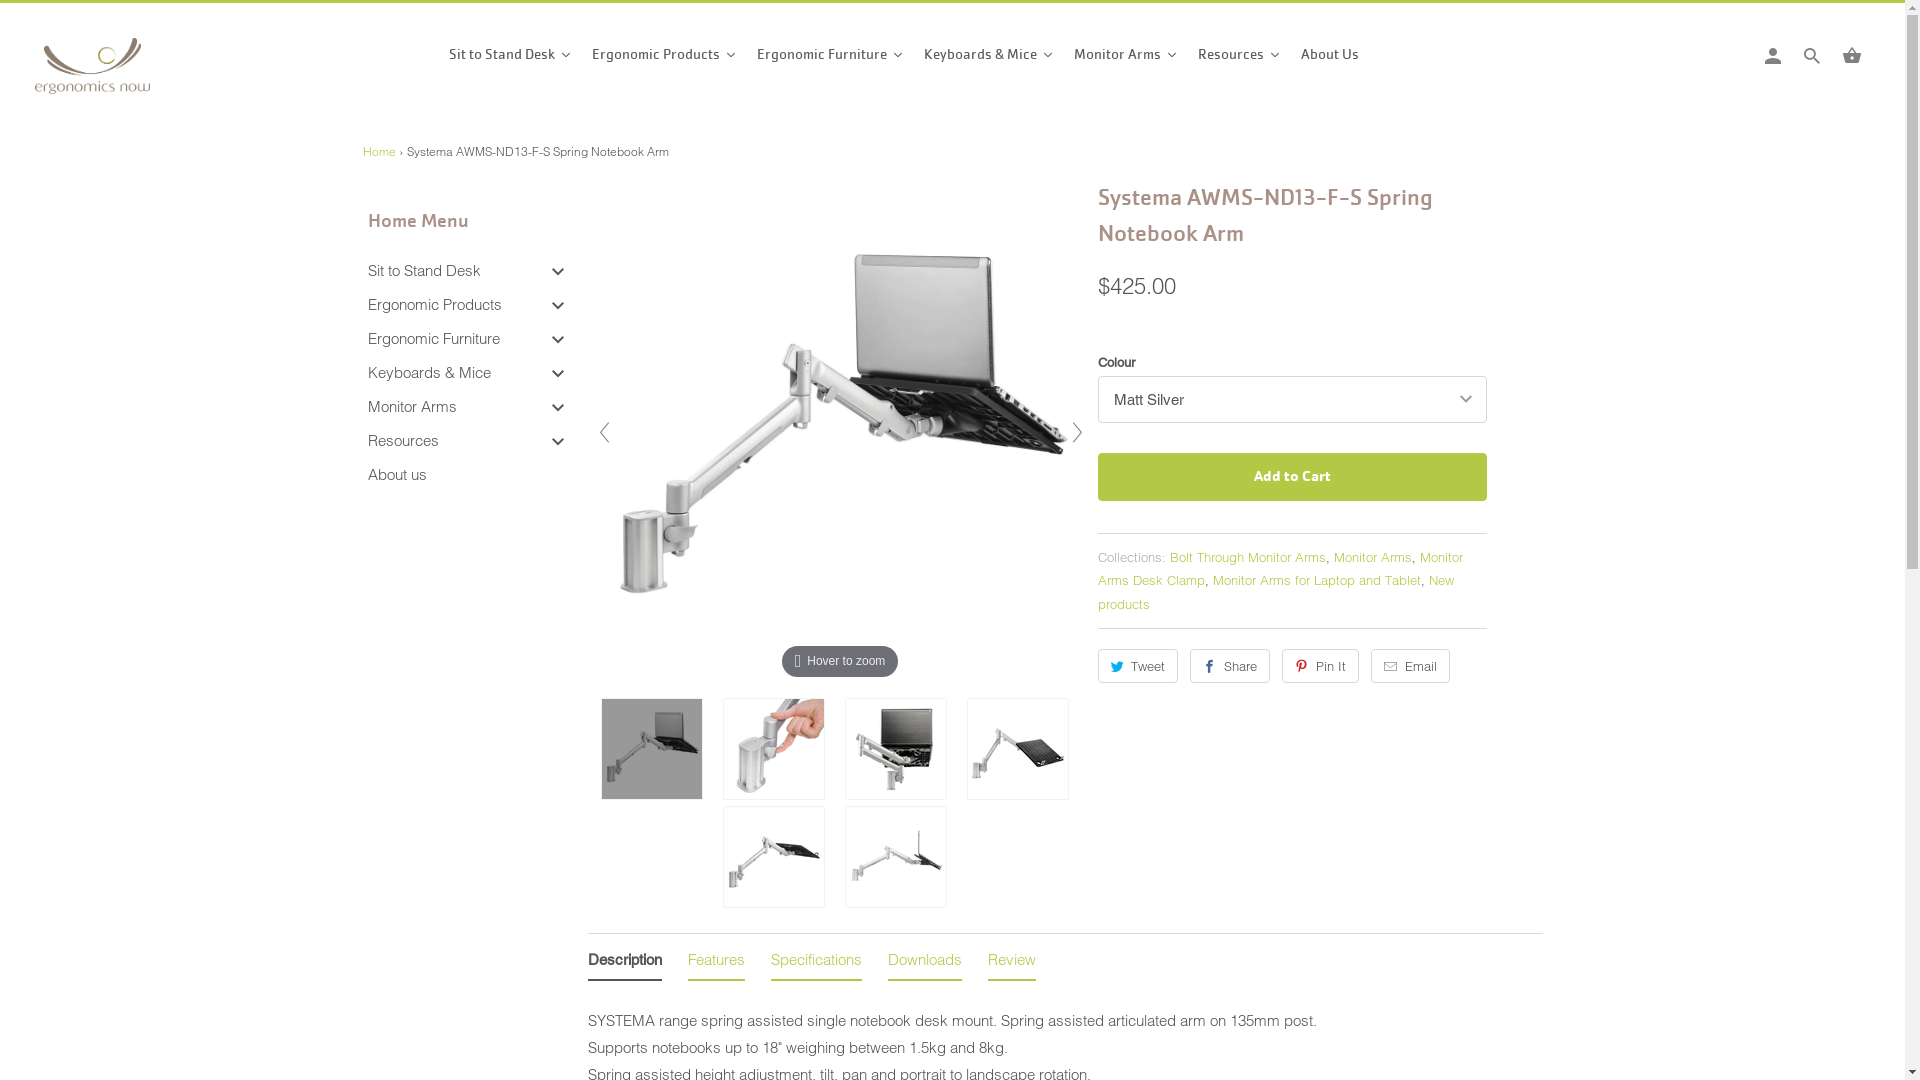 This screenshot has height=1080, width=1920. I want to click on 'Ergonomic Products', so click(368, 304).